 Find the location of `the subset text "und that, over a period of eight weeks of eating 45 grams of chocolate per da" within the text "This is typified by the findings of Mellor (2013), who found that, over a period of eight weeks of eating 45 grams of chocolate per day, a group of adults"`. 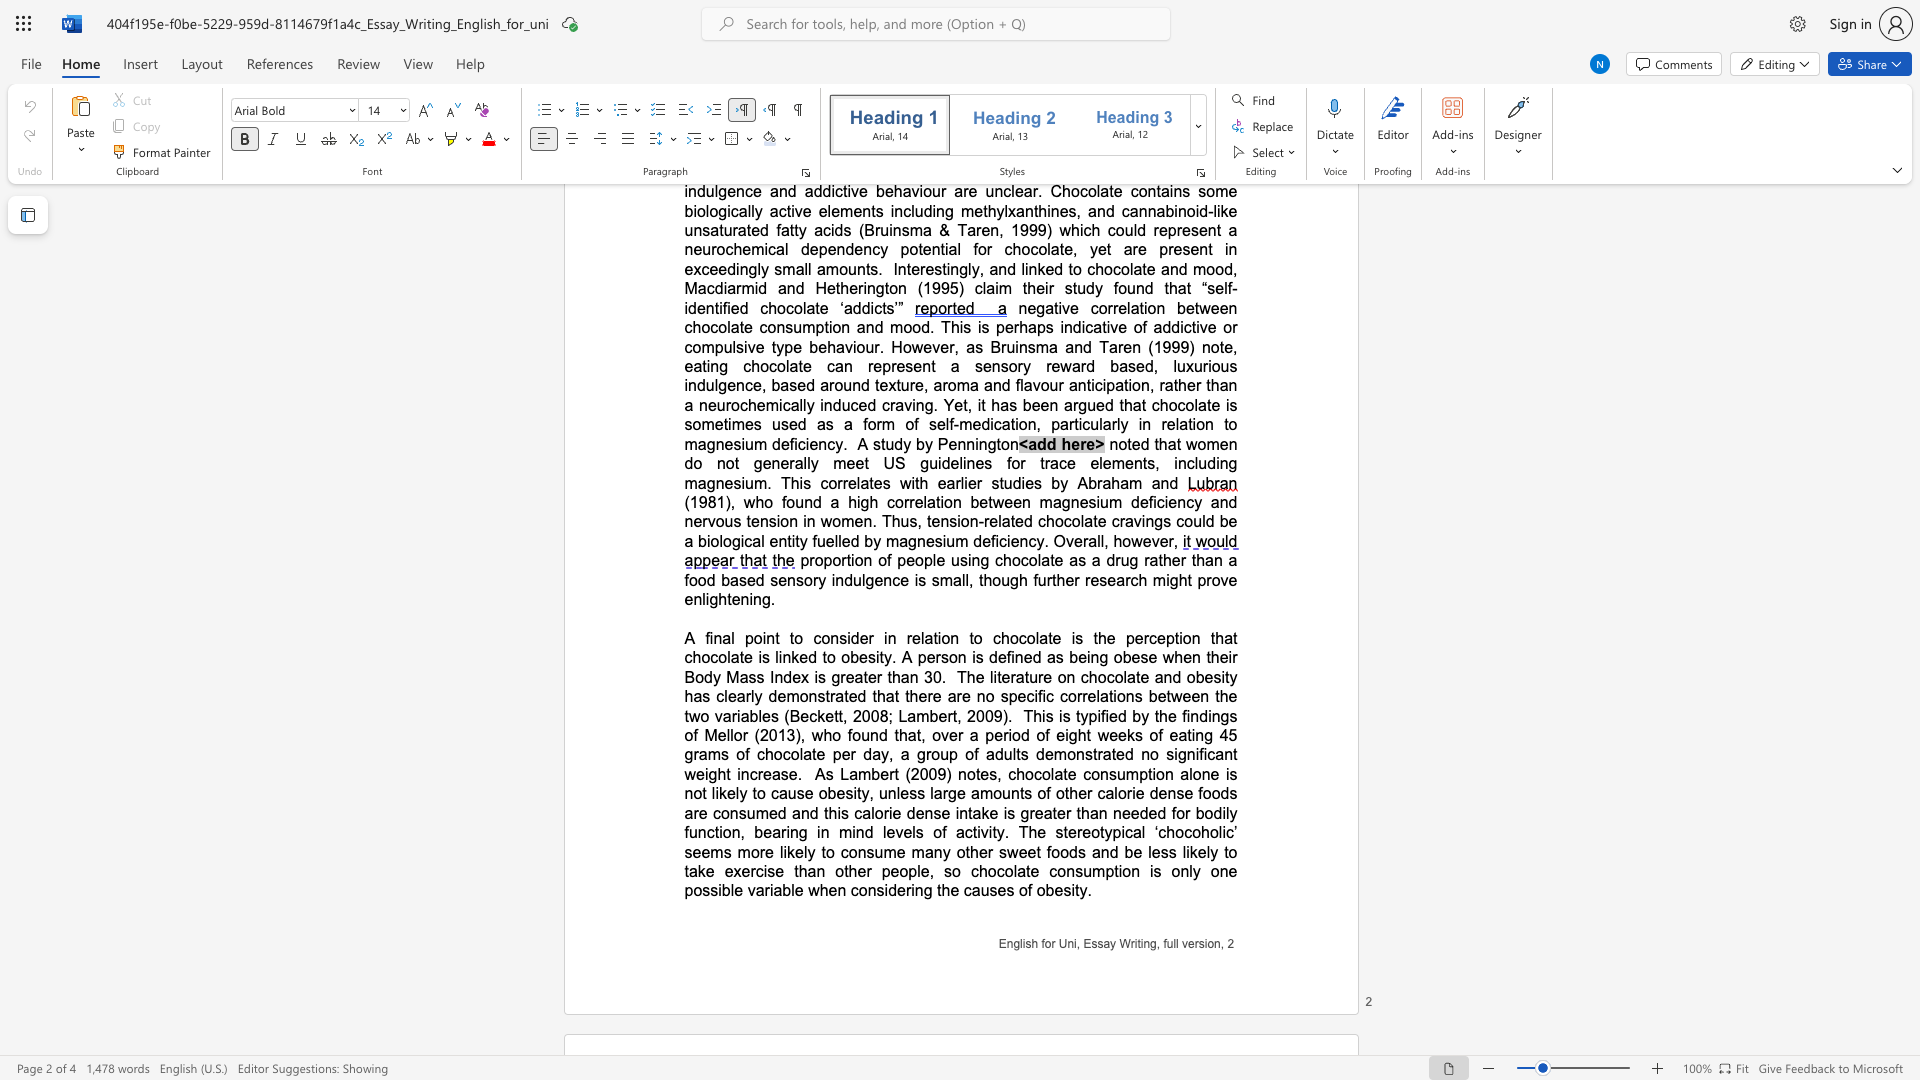

the subset text "und that, over a period of eight weeks of eating 45 grams of chocolate per da" within the text "This is typified by the findings of Mellor (2013), who found that, over a period of eight weeks of eating 45 grams of chocolate per day, a group of adults" is located at coordinates (861, 735).